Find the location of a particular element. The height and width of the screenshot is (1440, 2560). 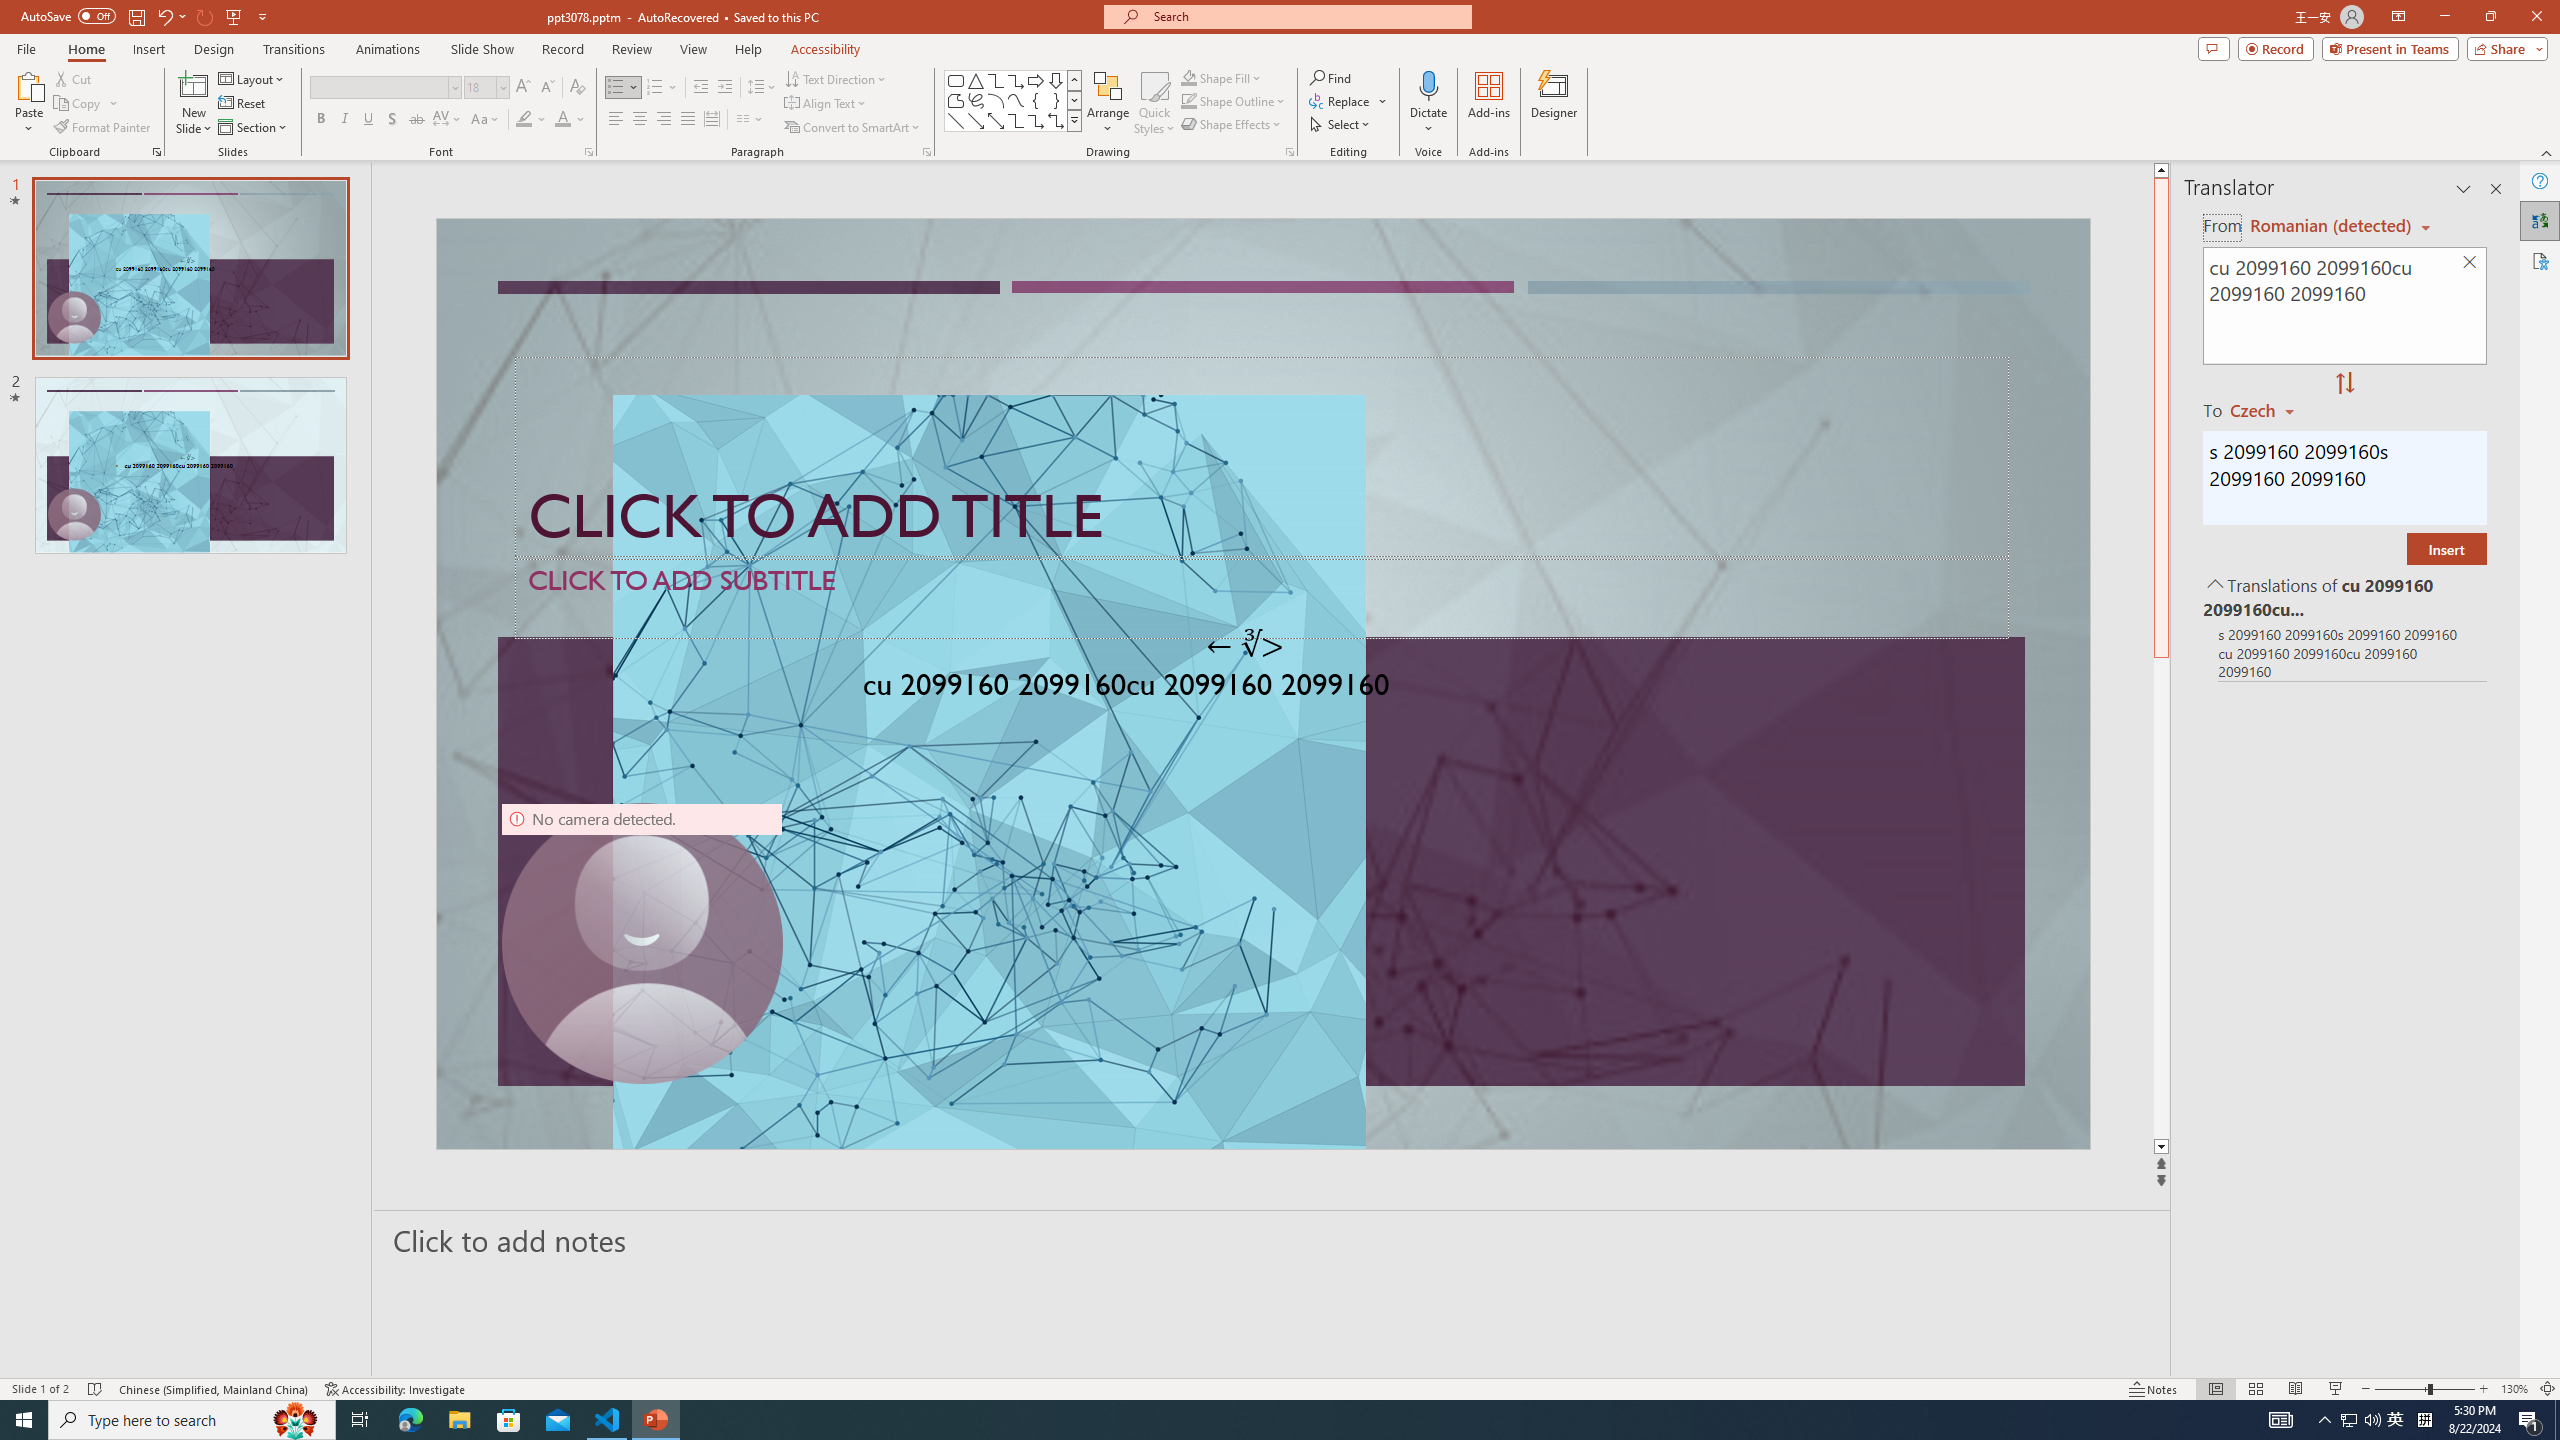

'Shape Fill Dark Green, Accent 2' is located at coordinates (1189, 77).